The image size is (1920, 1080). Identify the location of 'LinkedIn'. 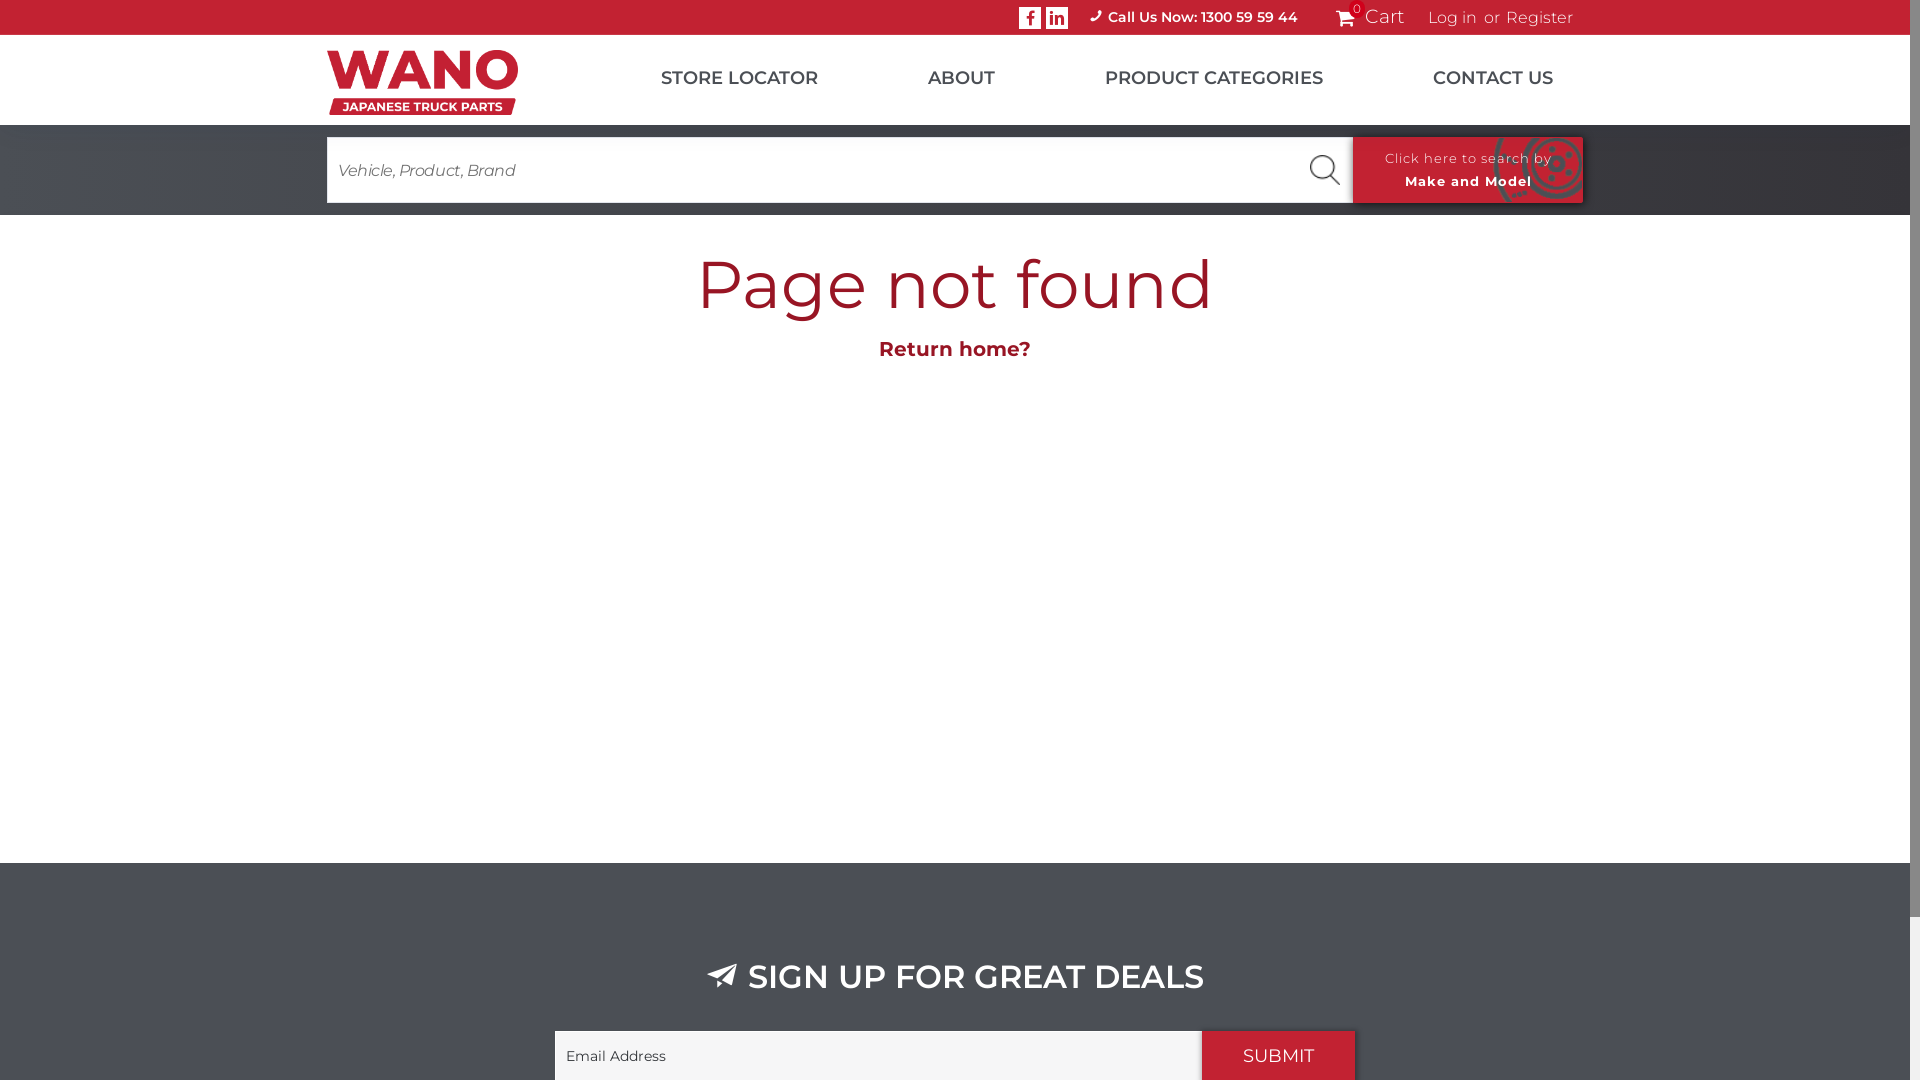
(1045, 16).